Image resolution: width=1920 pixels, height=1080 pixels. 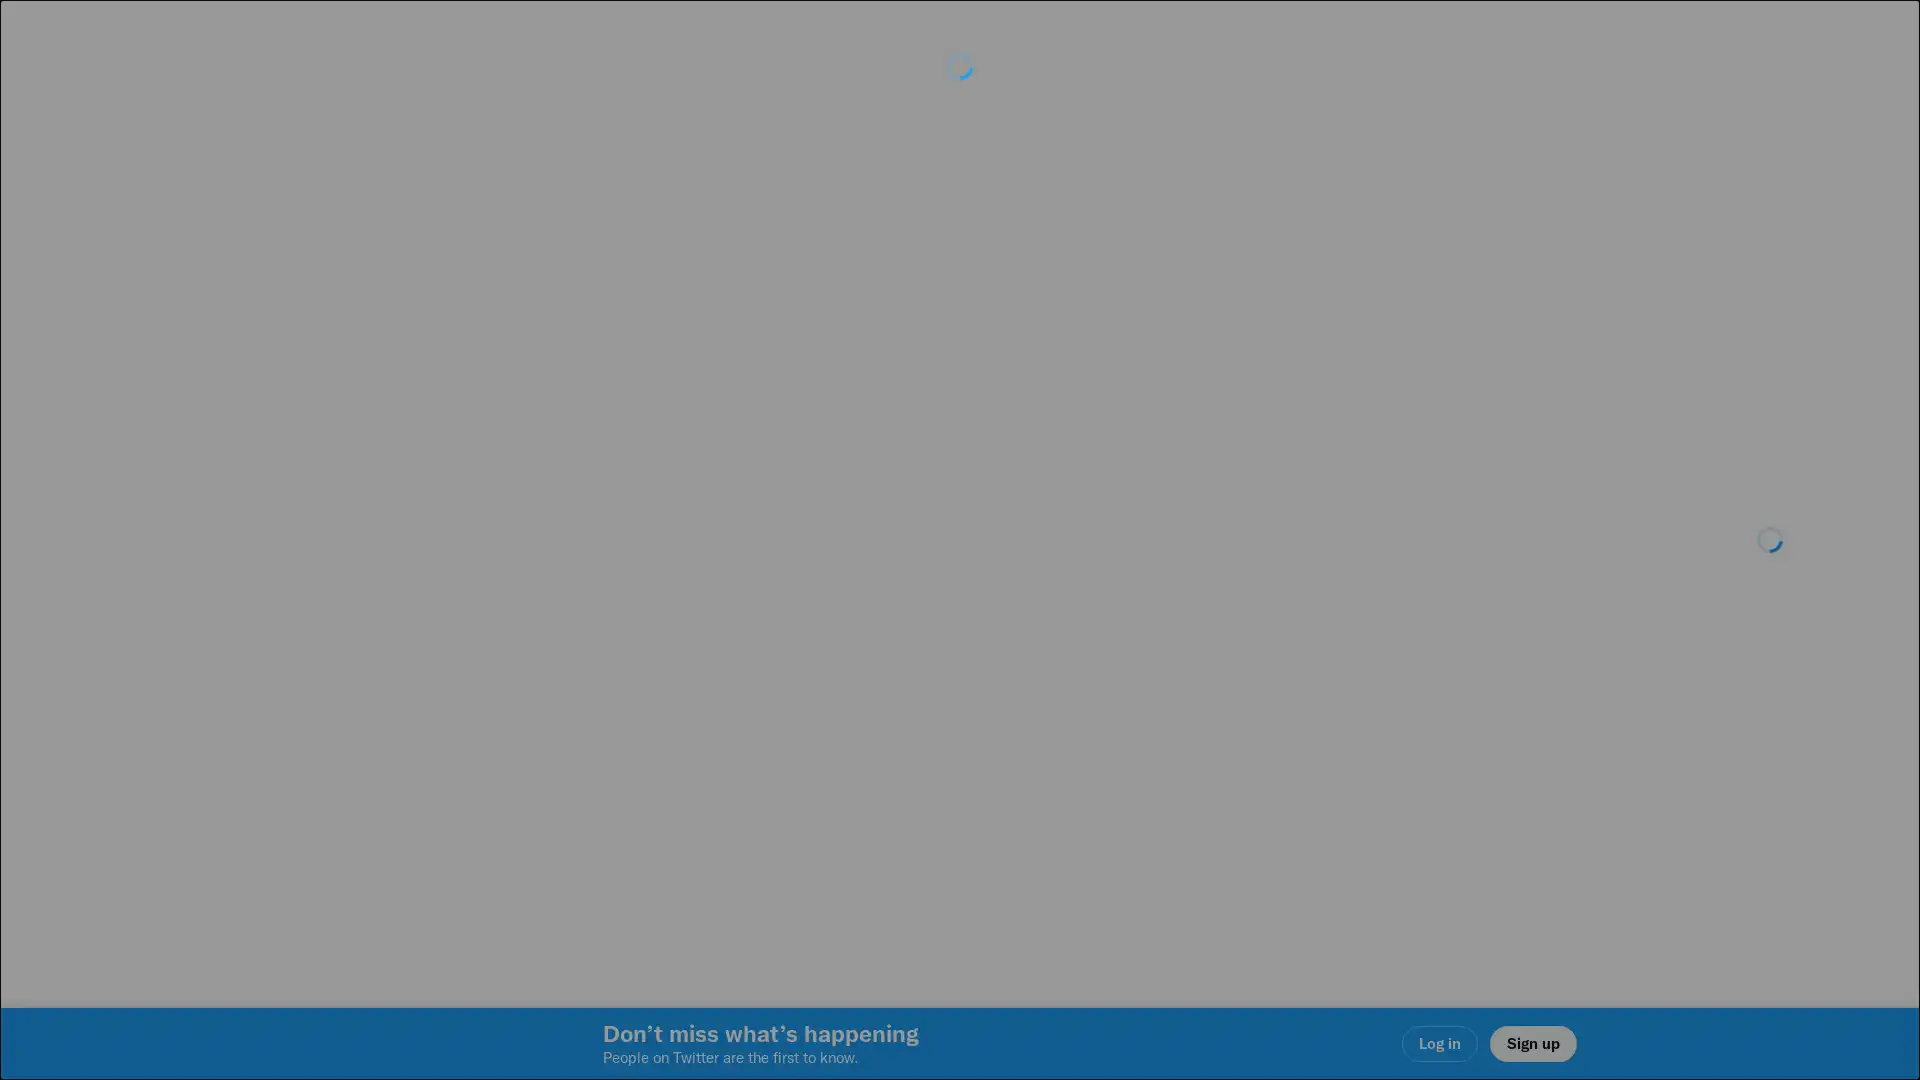 I want to click on Sign up, so click(x=722, y=681).